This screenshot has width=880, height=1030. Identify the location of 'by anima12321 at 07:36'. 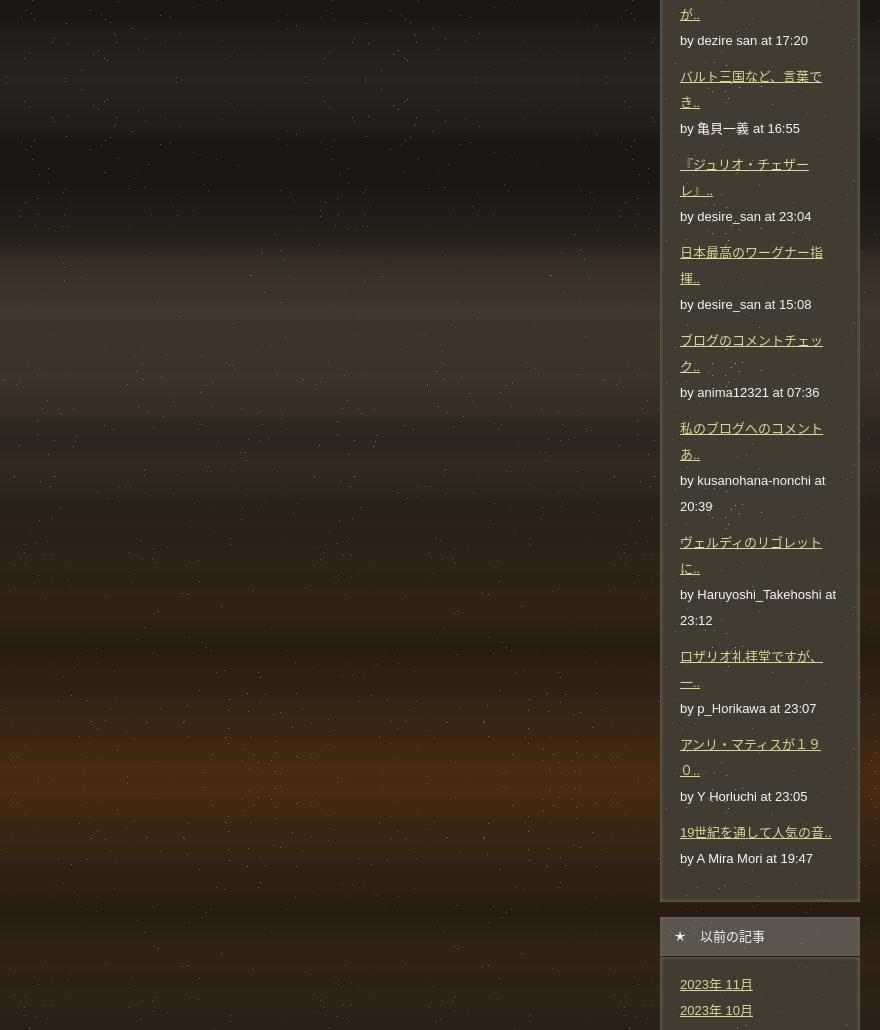
(748, 391).